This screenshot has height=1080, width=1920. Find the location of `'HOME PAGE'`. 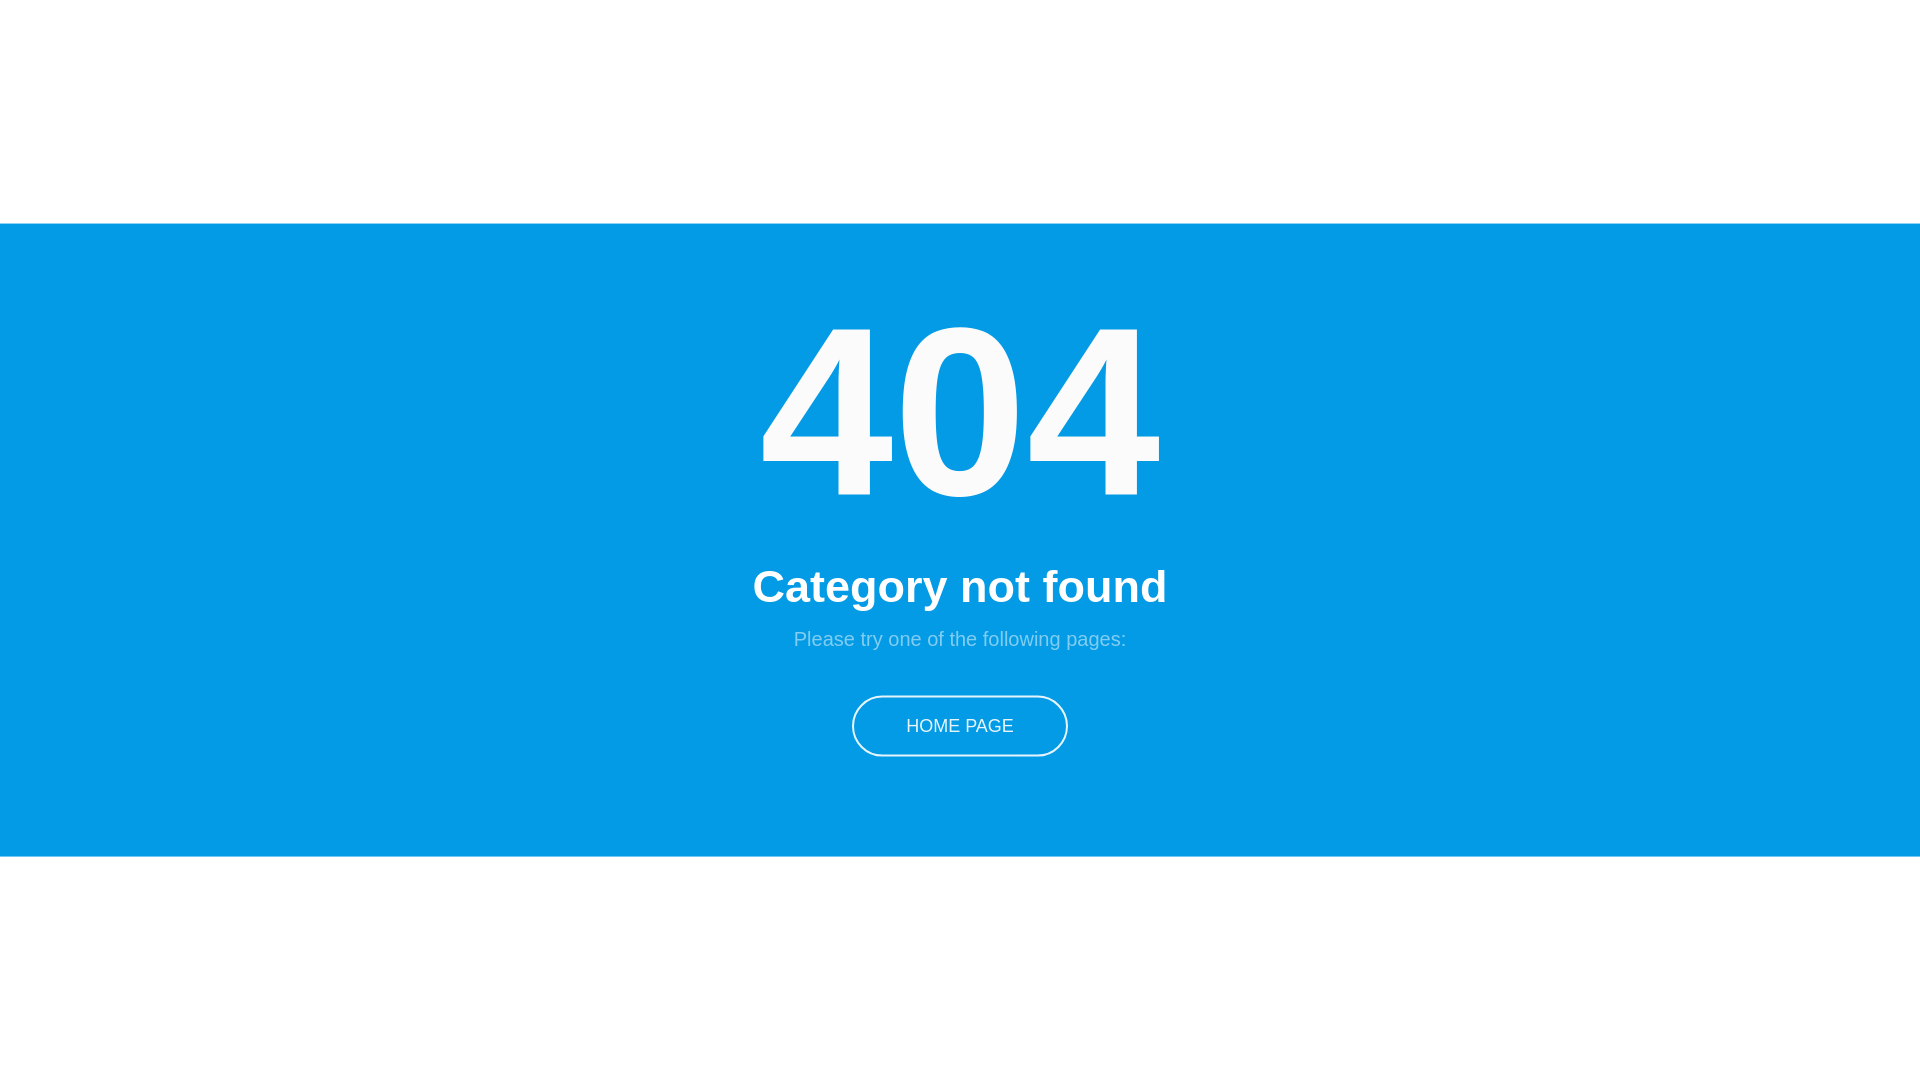

'HOME PAGE' is located at coordinates (960, 725).